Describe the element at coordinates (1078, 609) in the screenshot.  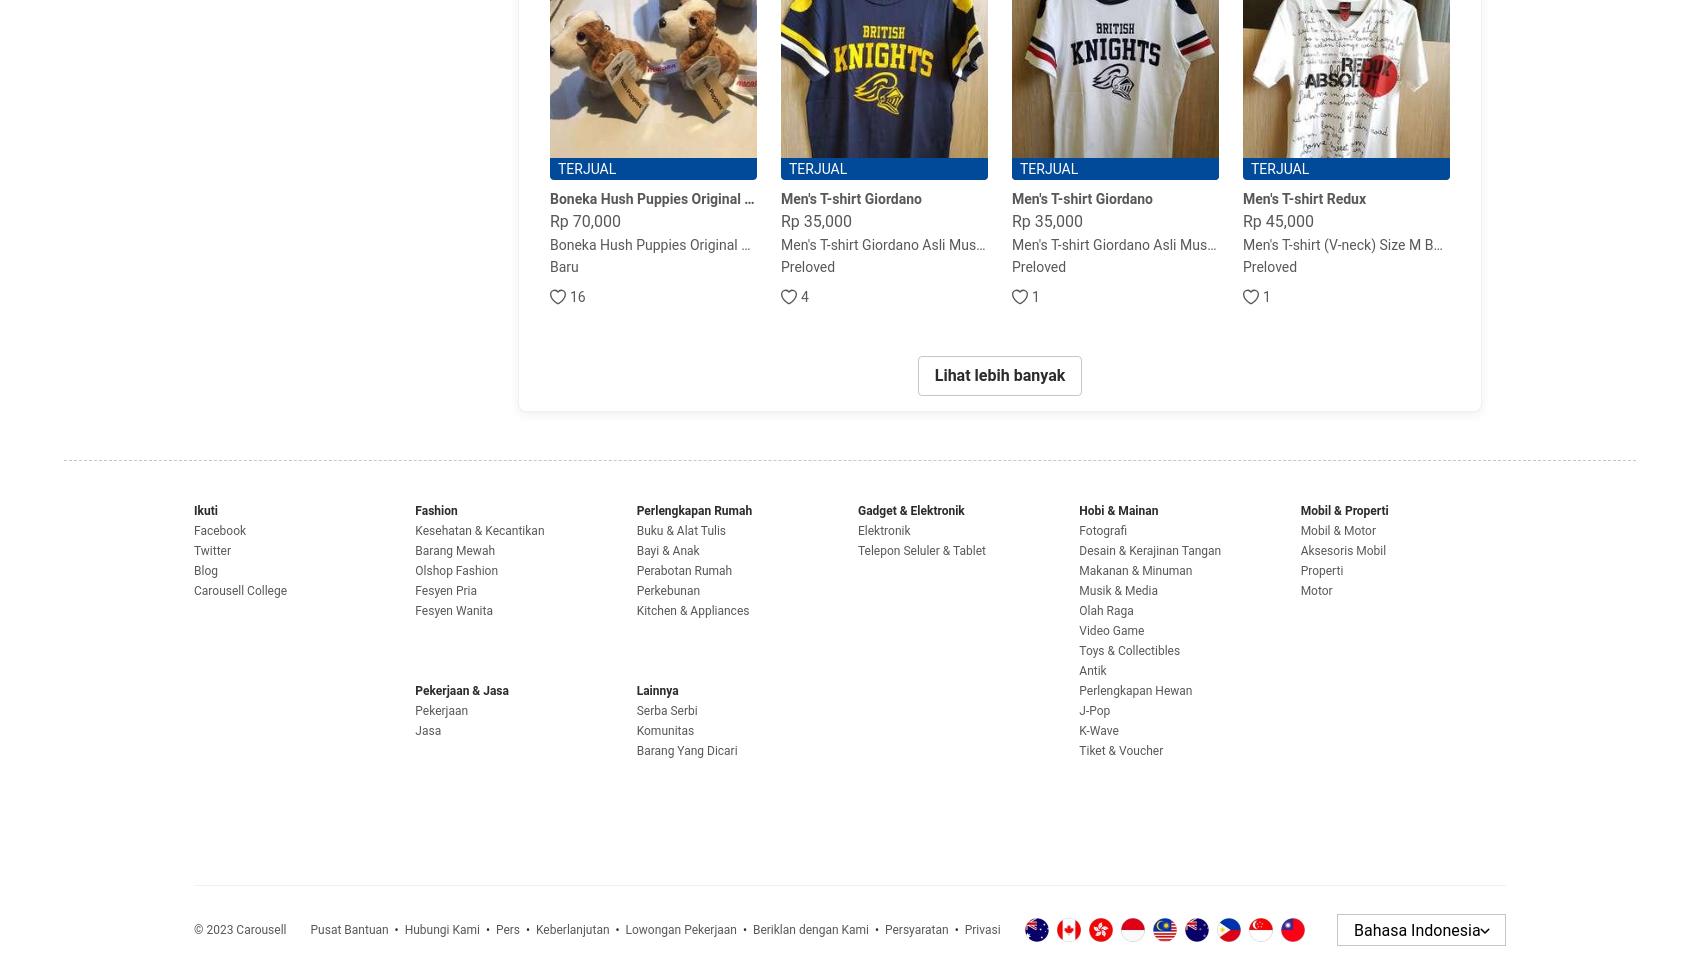
I see `'Olah Raga'` at that location.